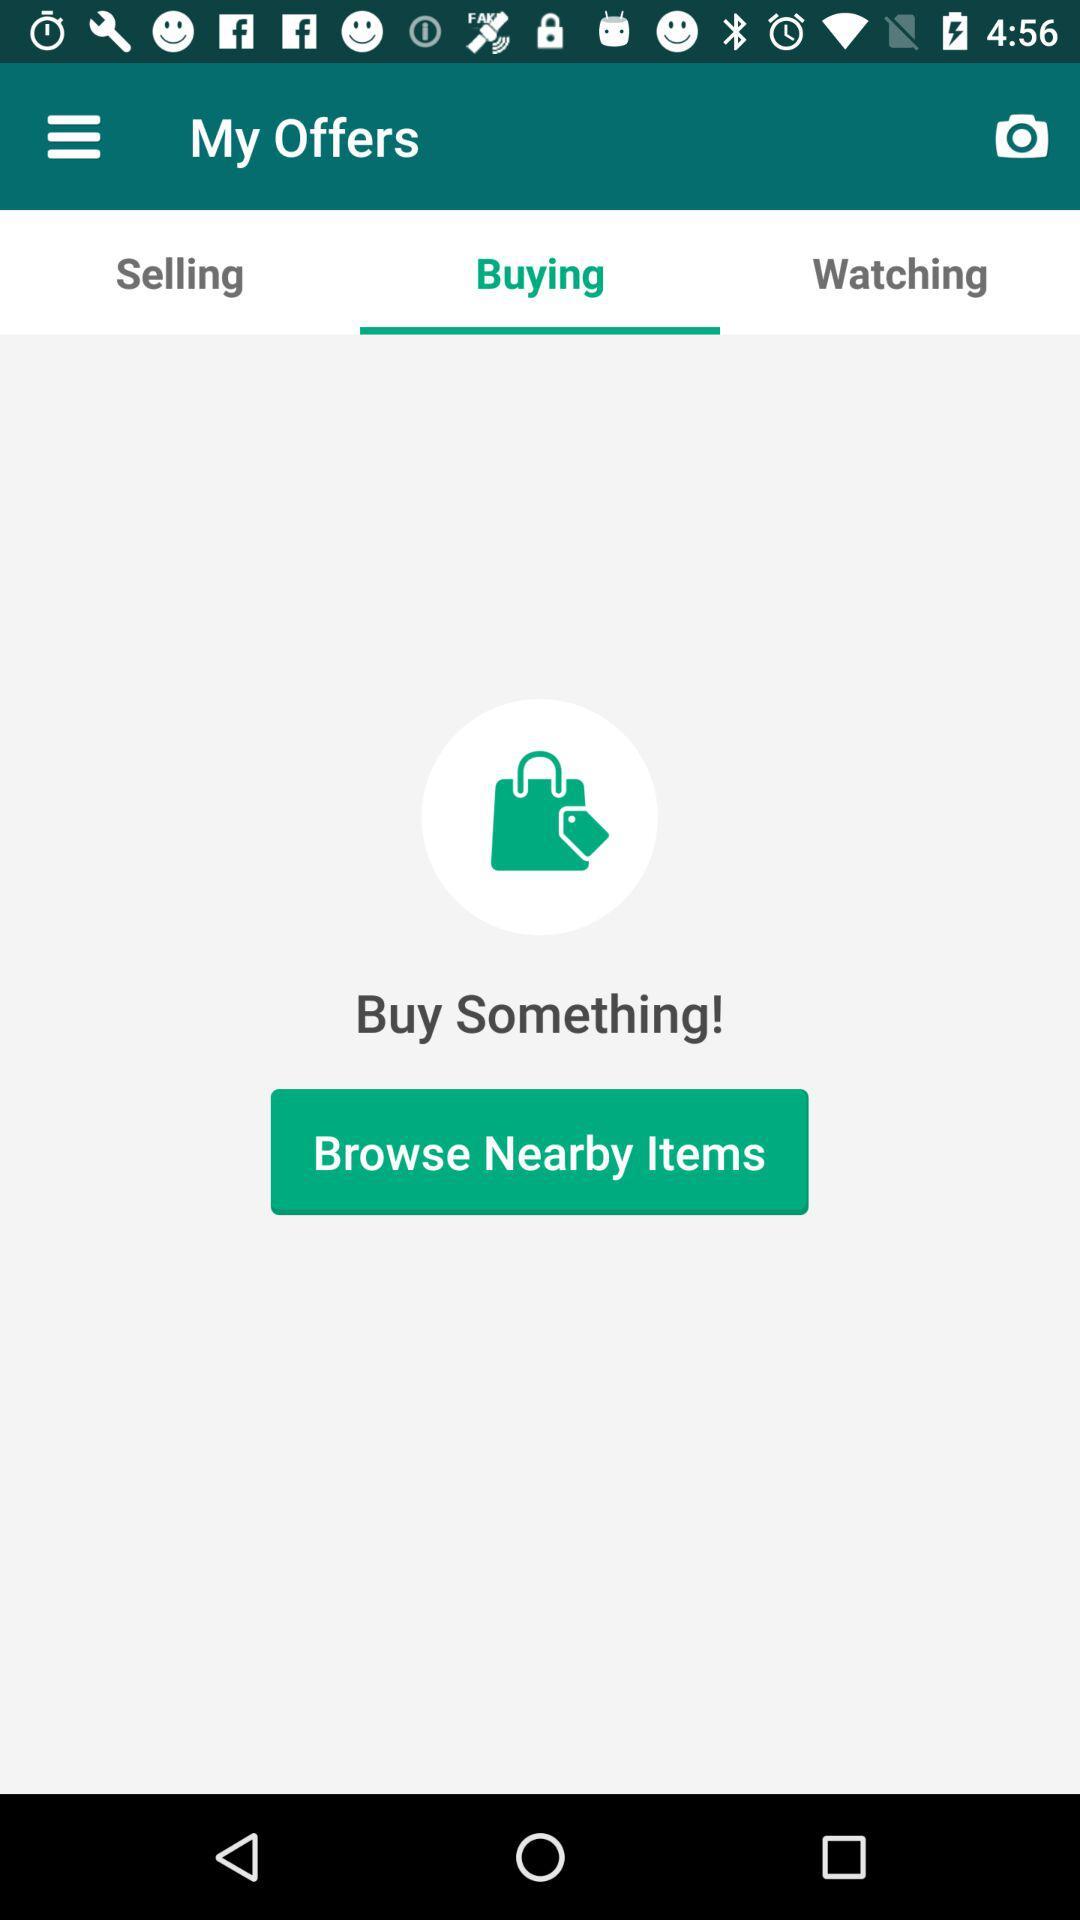  What do you see at coordinates (1022, 135) in the screenshot?
I see `item above watching icon` at bounding box center [1022, 135].